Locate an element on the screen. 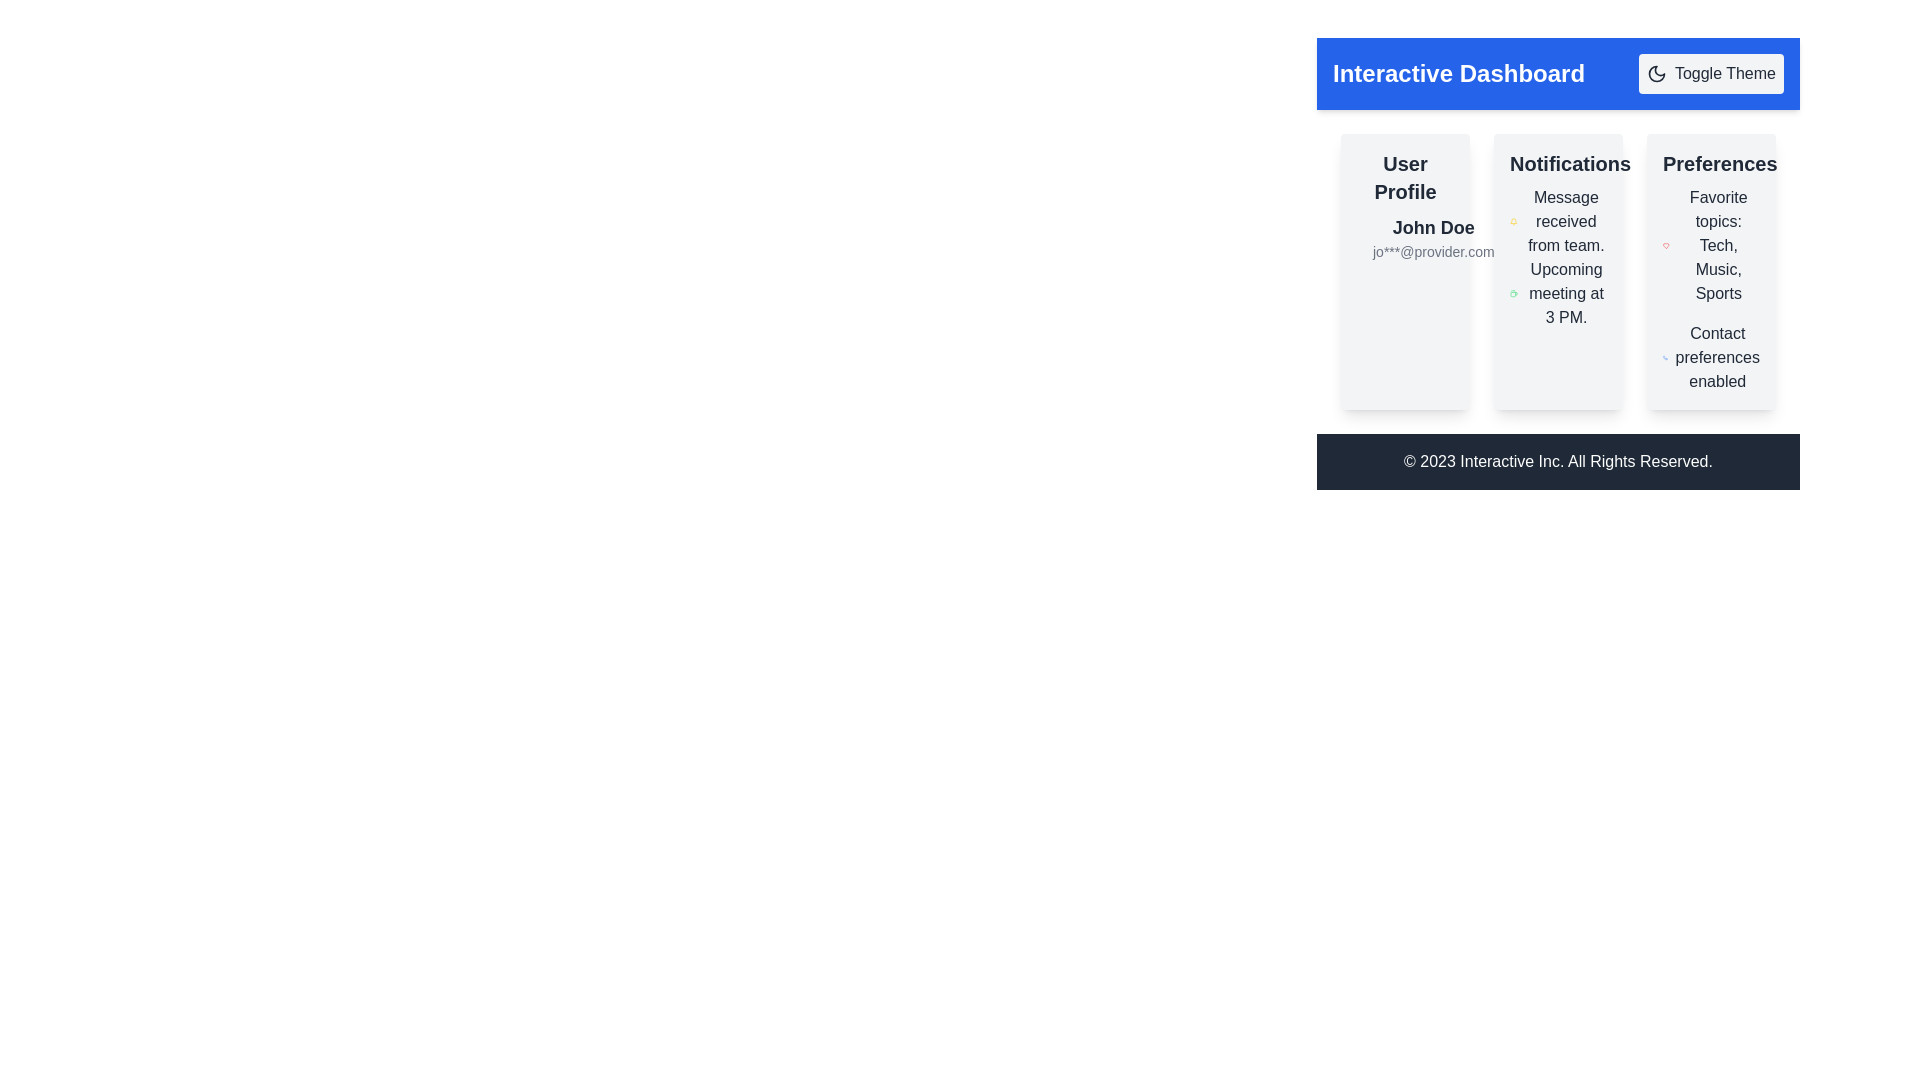  the Text block within the notification component that informs users of received notifications regarding team messages and scheduled meetings is located at coordinates (1557, 257).